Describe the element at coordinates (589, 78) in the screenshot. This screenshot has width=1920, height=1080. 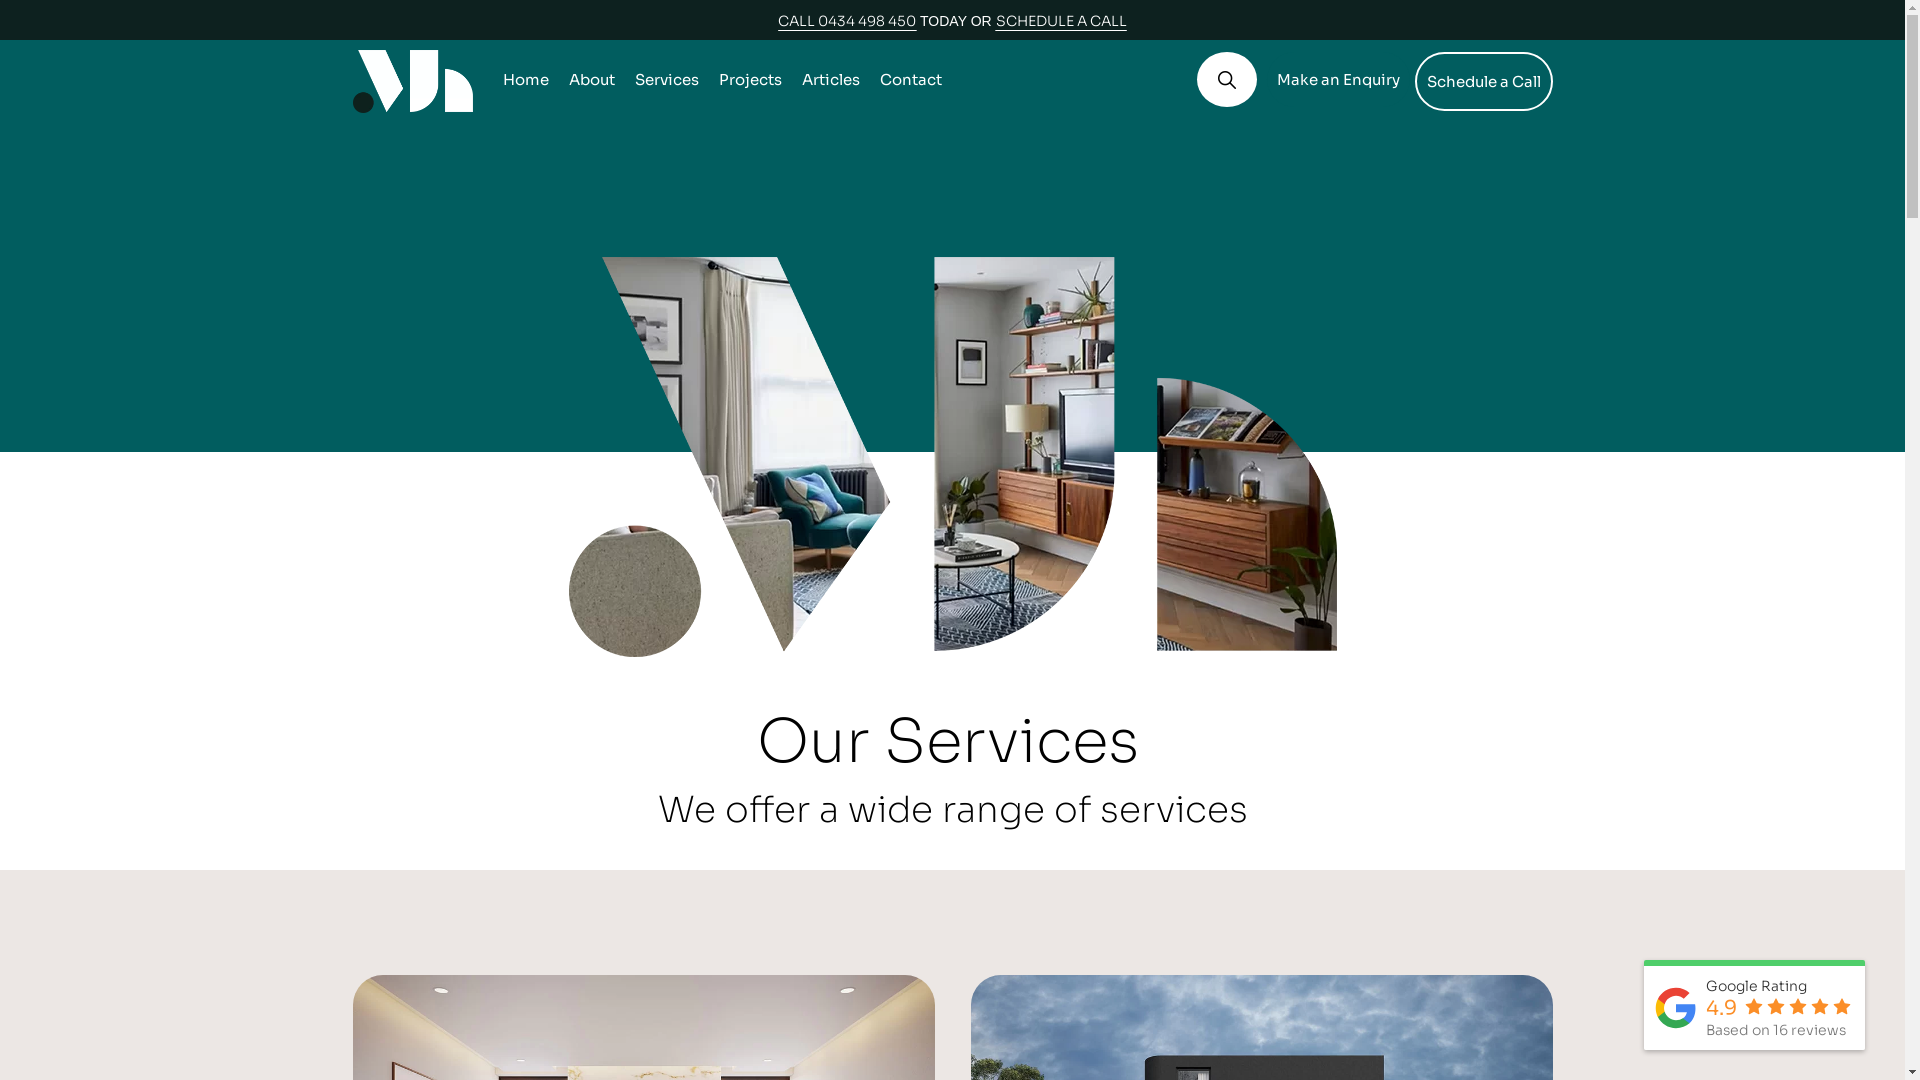
I see `'About'` at that location.